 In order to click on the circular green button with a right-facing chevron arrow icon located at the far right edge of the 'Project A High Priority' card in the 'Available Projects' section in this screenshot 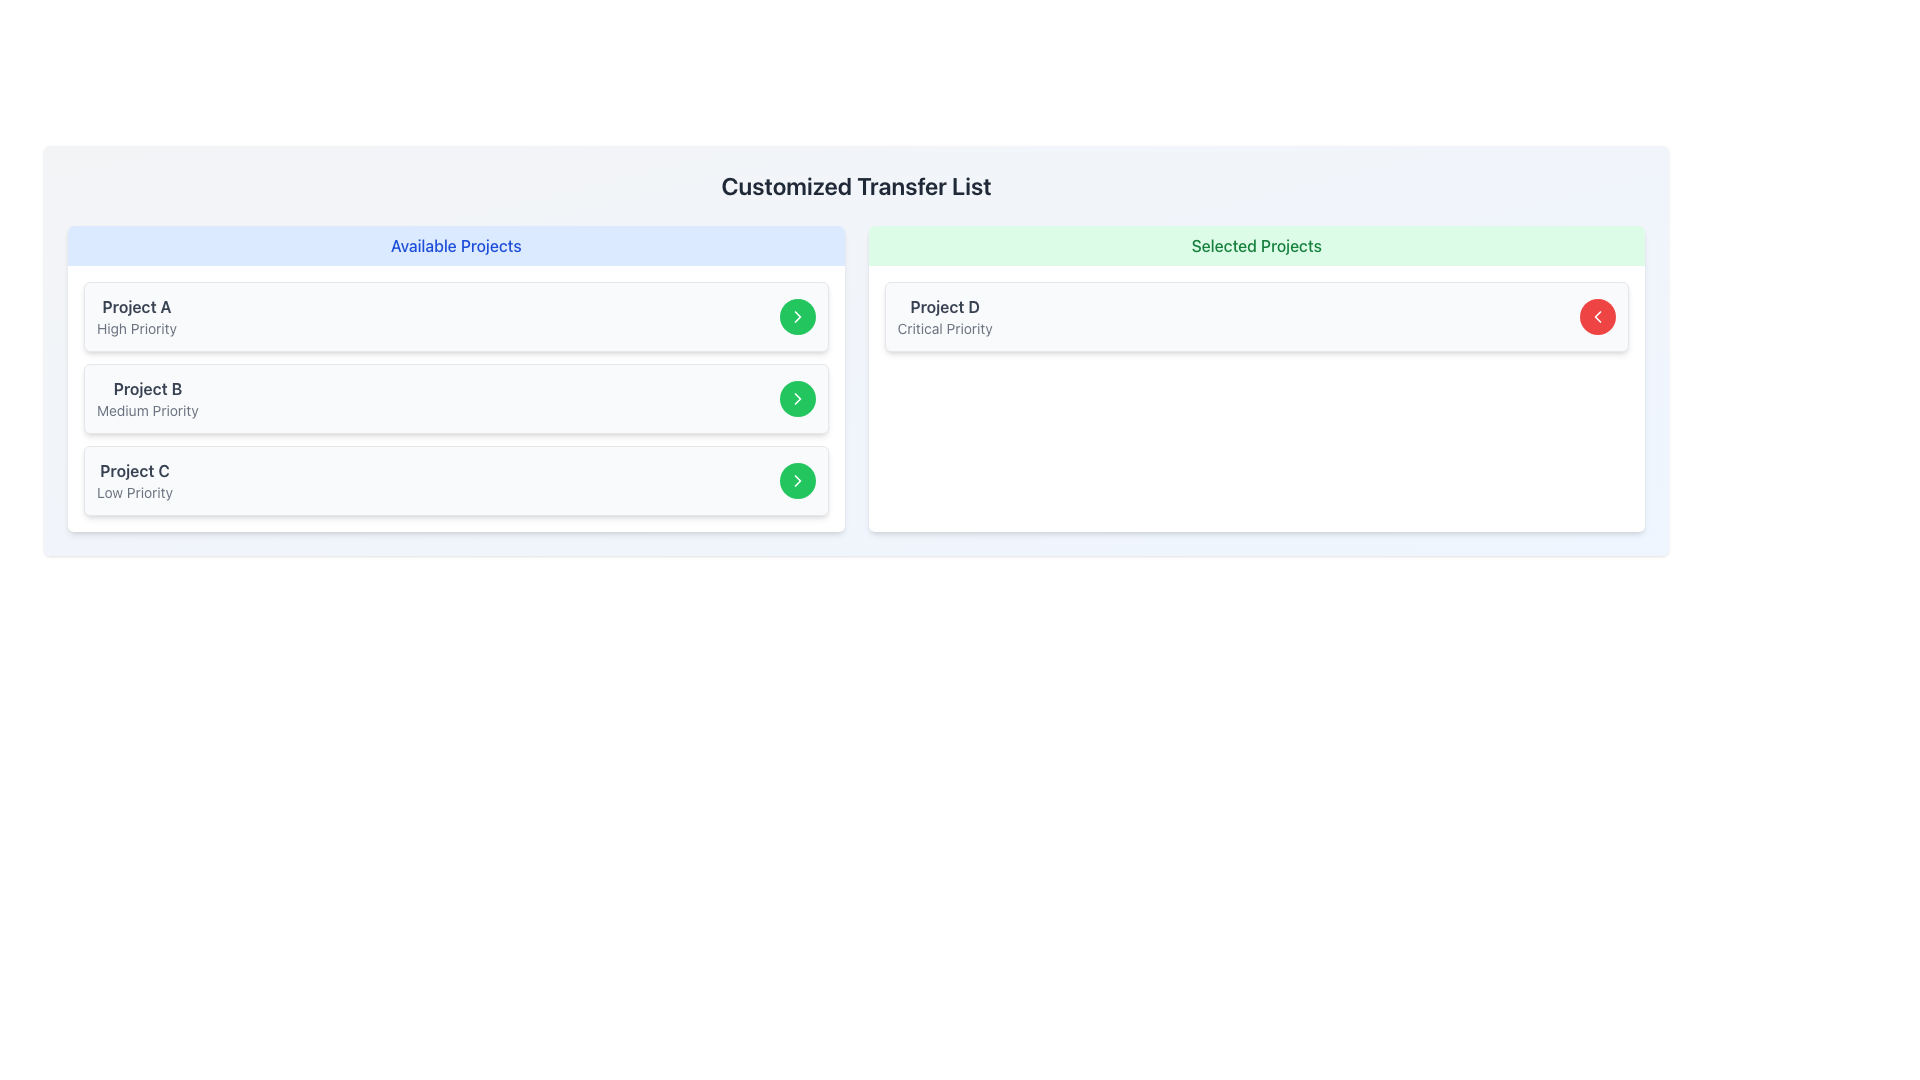, I will do `click(796, 315)`.